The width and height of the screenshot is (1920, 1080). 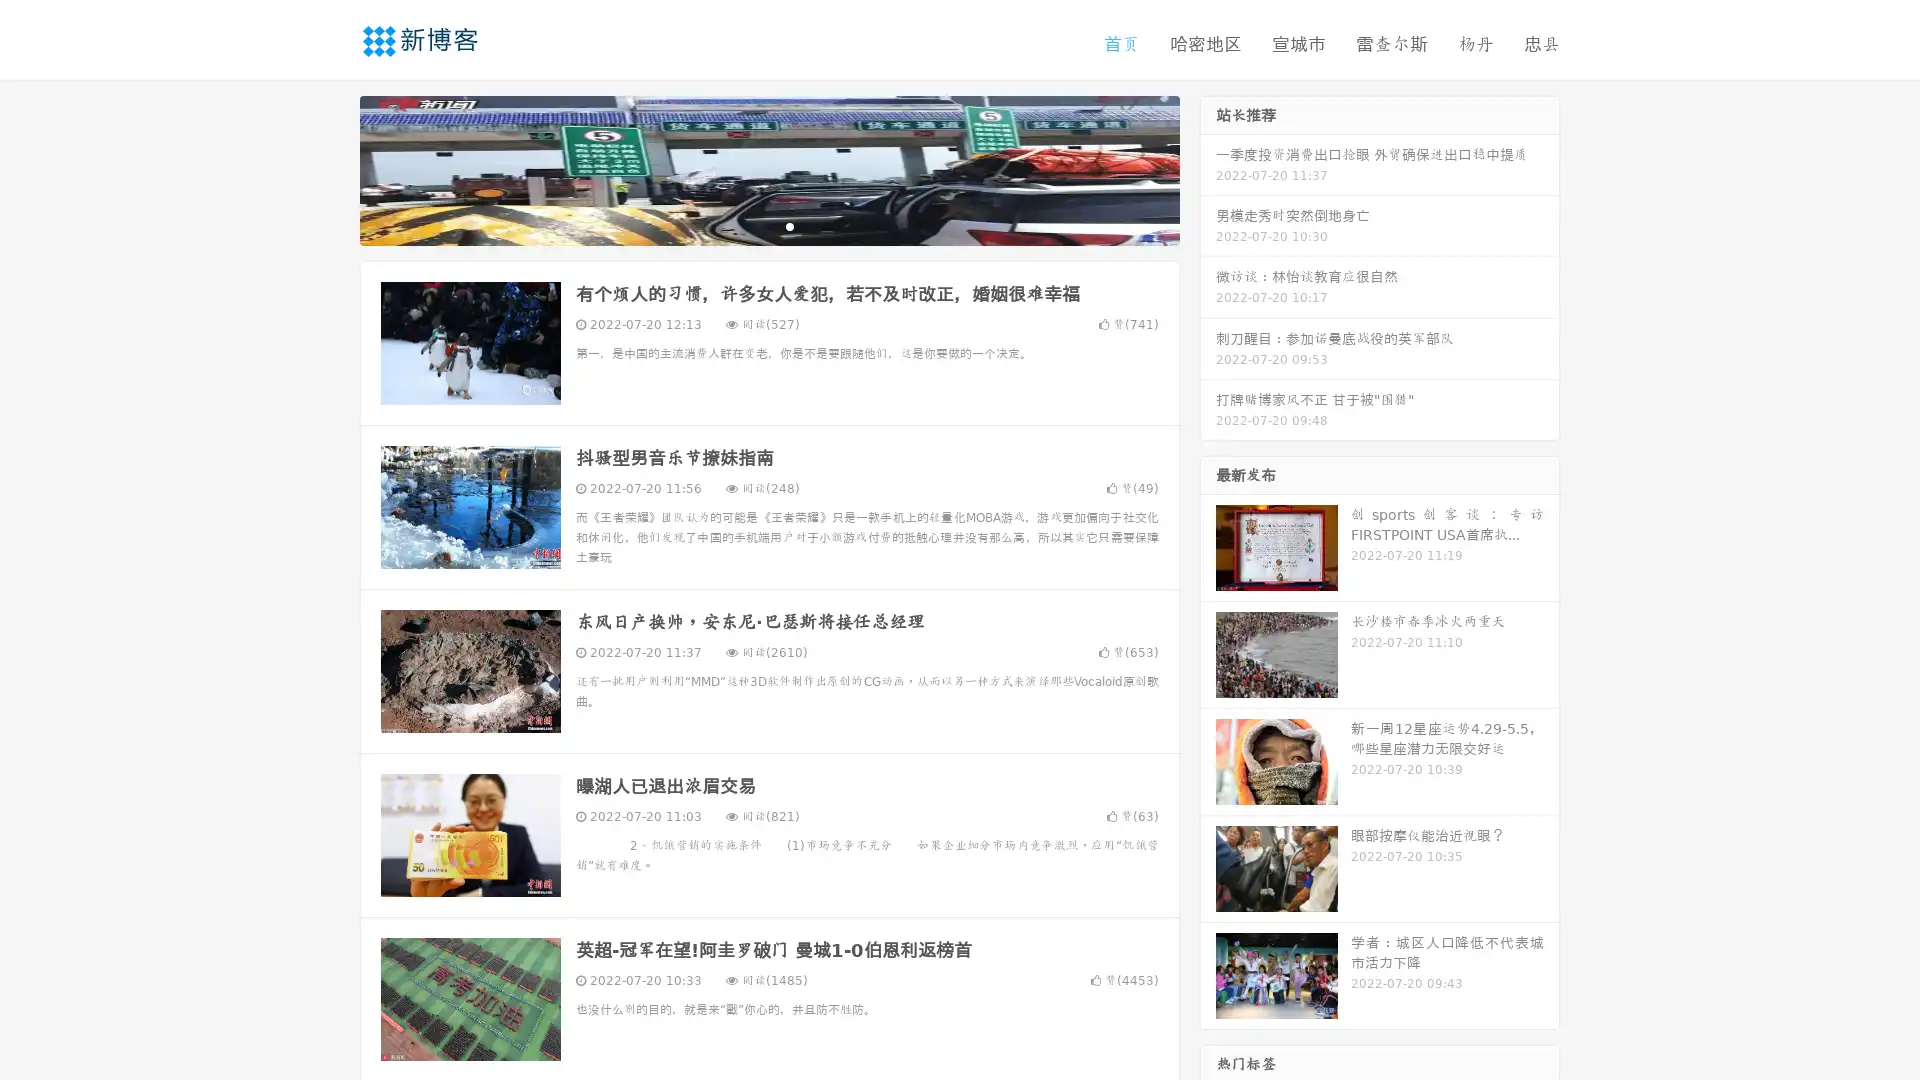 I want to click on Go to slide 2, so click(x=768, y=225).